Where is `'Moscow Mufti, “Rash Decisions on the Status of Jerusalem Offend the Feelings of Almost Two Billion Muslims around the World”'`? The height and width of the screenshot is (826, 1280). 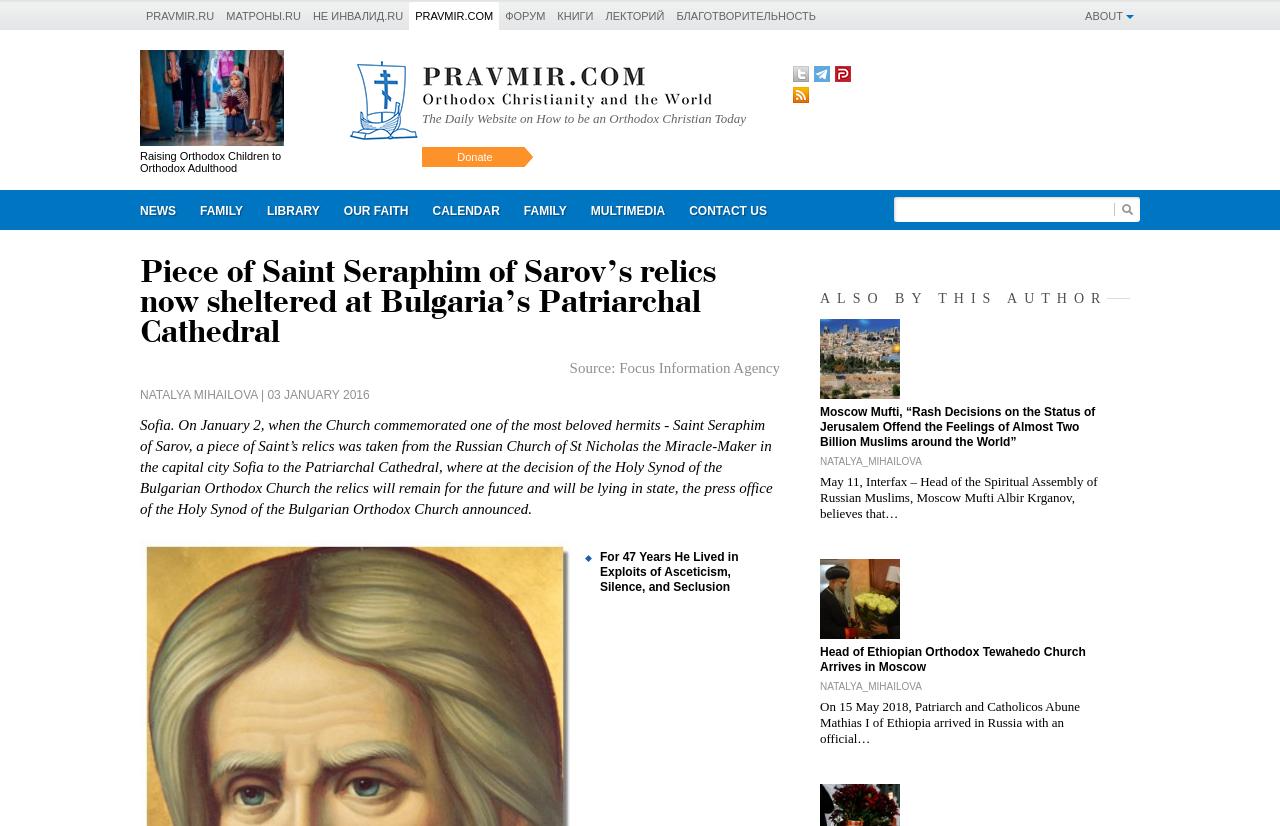
'Moscow Mufti, “Rash Decisions on the Status of Jerusalem Offend the Feelings of Almost Two Billion Muslims around the World”' is located at coordinates (956, 426).